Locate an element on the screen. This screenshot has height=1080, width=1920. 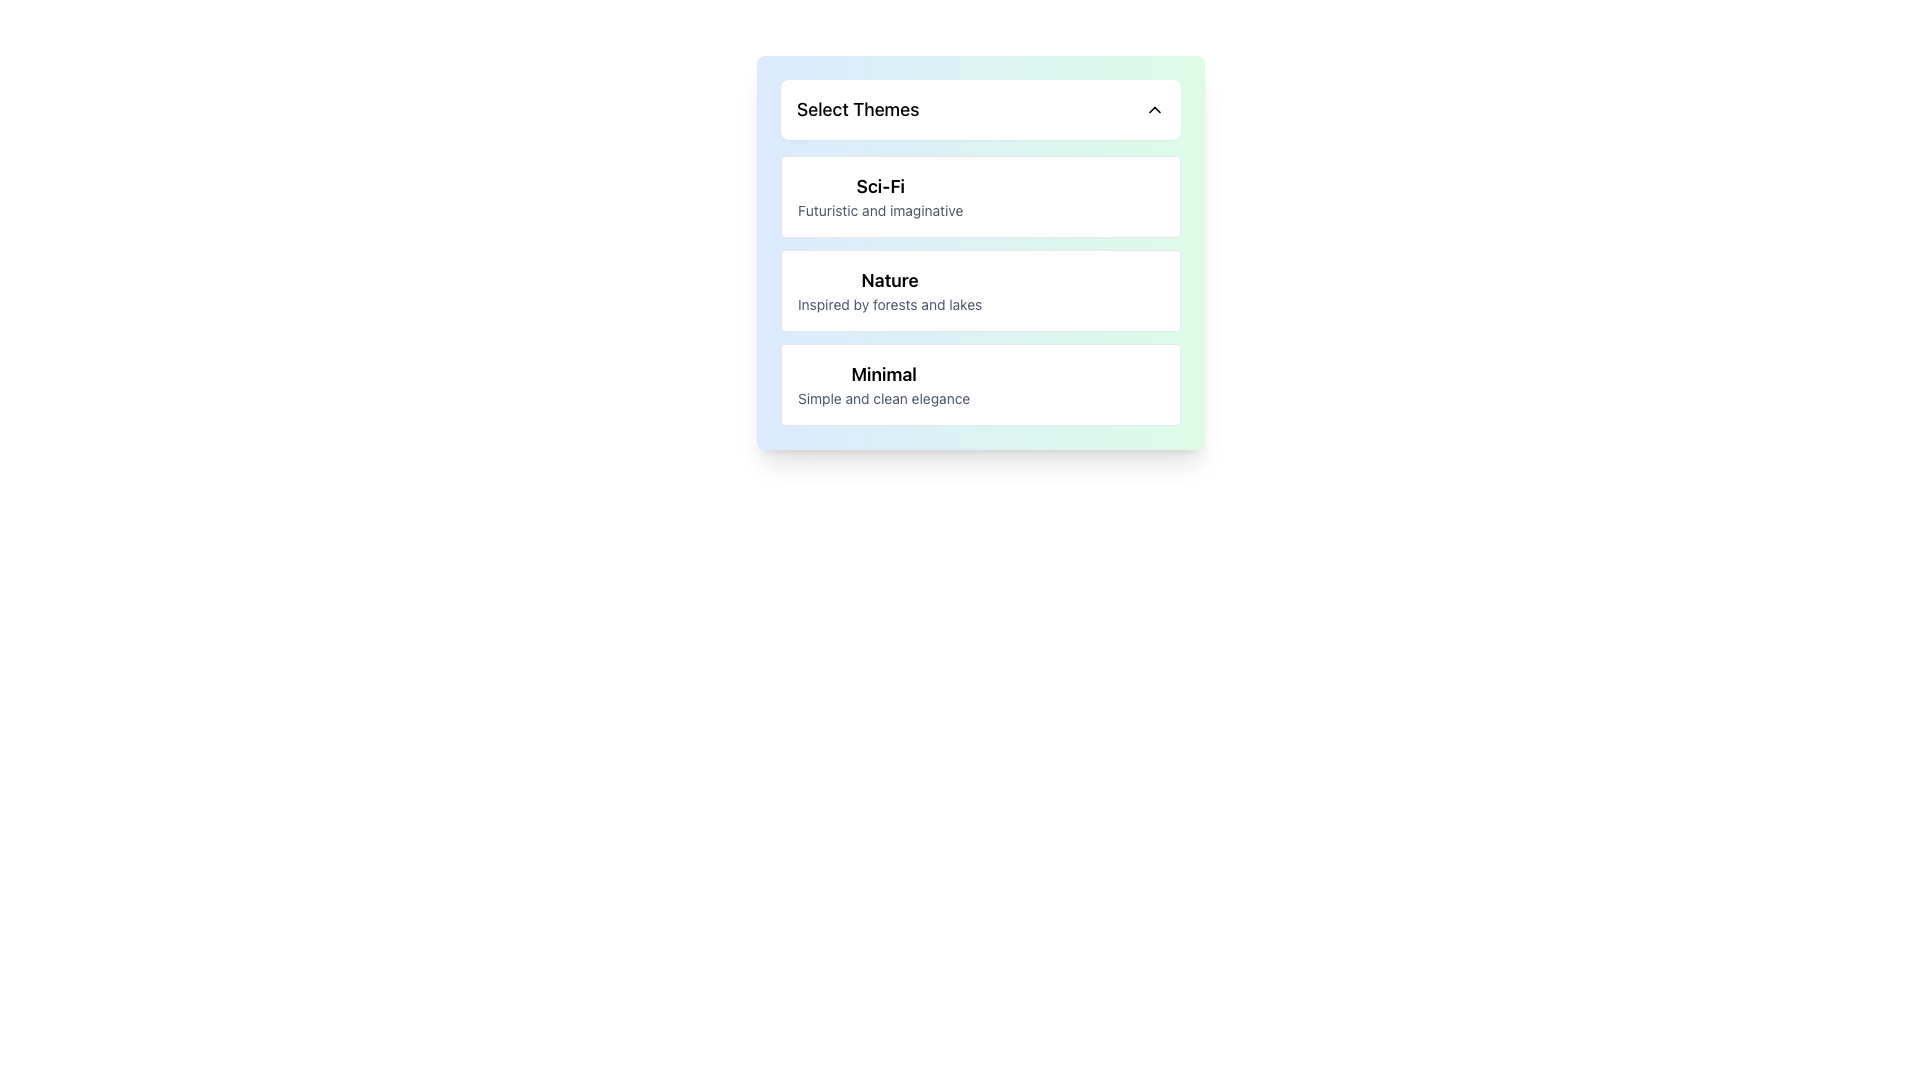
the selectable item labeled 'Nature', which is the second of three vertically stacked boxes in the interface is located at coordinates (980, 290).